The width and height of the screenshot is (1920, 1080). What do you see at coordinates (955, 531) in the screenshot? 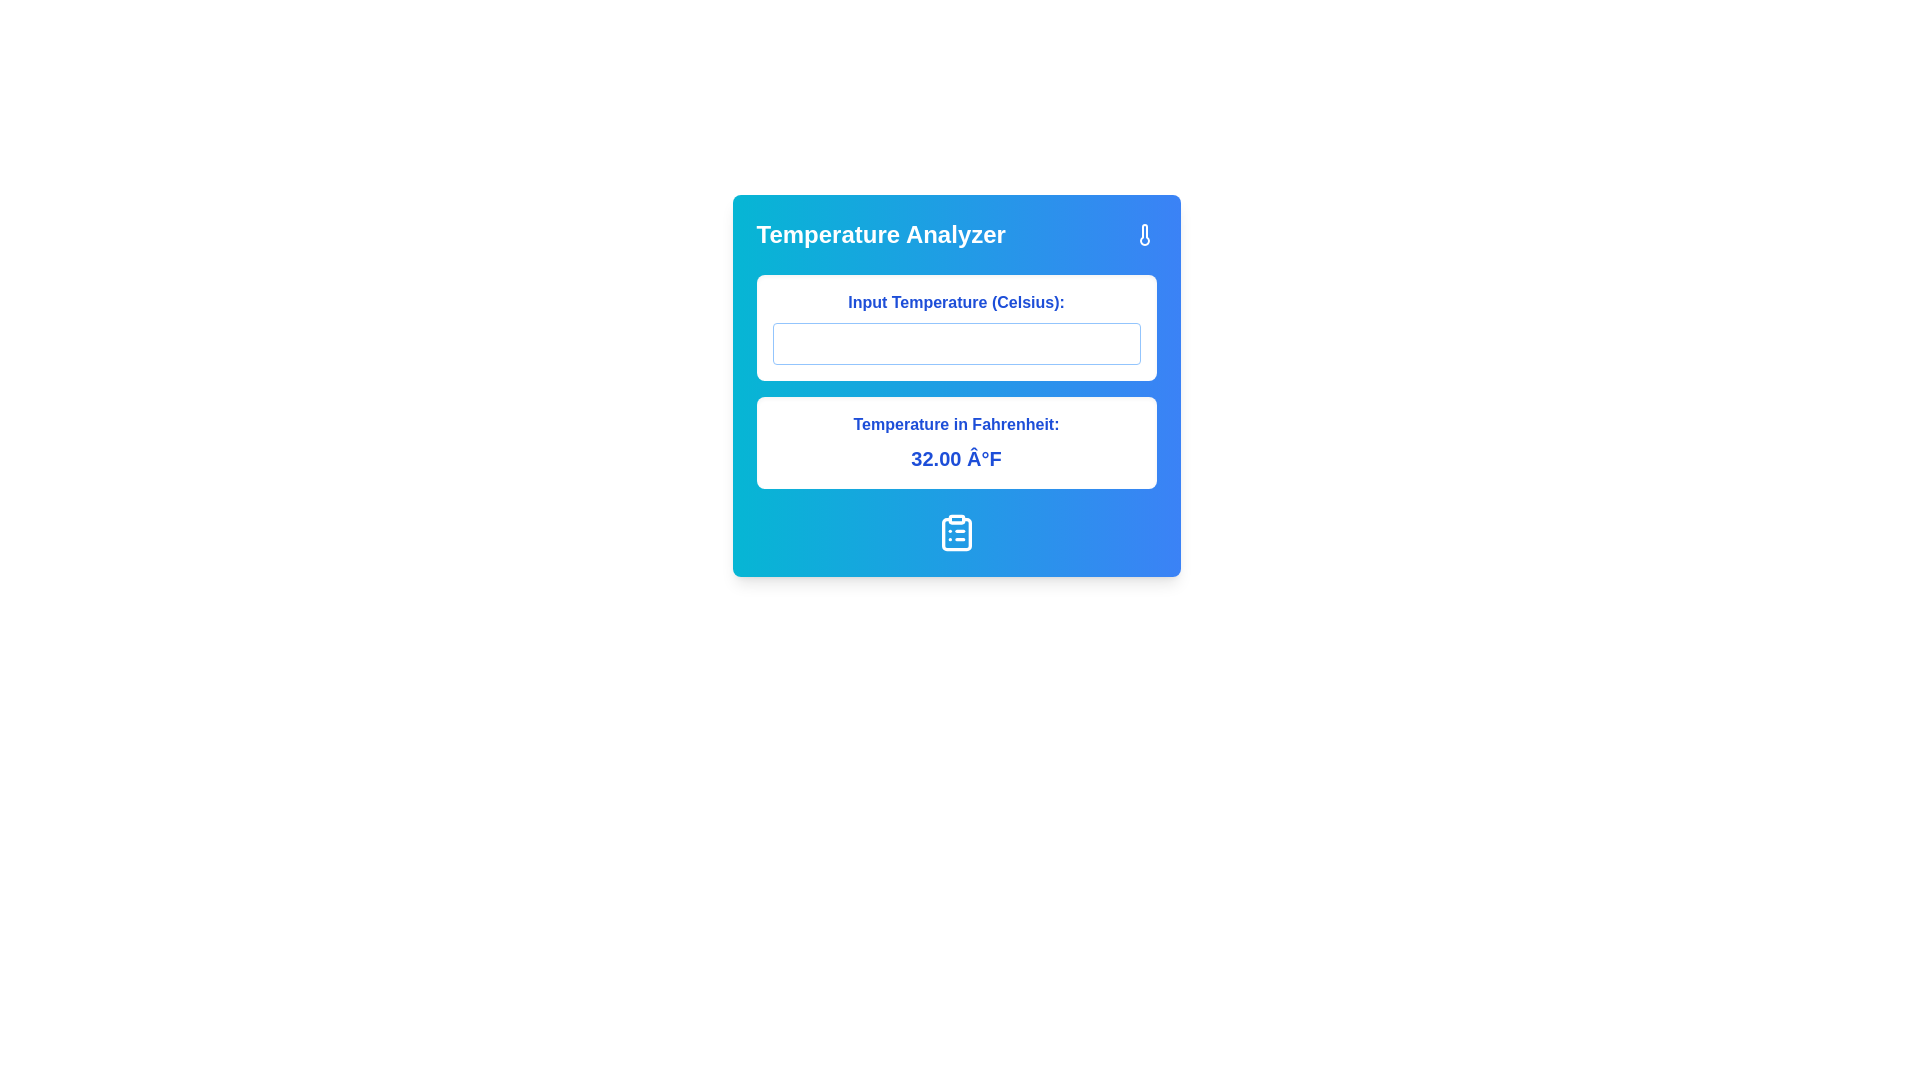
I see `the clipboard icon located at the bottom center of the interface, below the output text showing the calculated temperature in Fahrenheit` at bounding box center [955, 531].